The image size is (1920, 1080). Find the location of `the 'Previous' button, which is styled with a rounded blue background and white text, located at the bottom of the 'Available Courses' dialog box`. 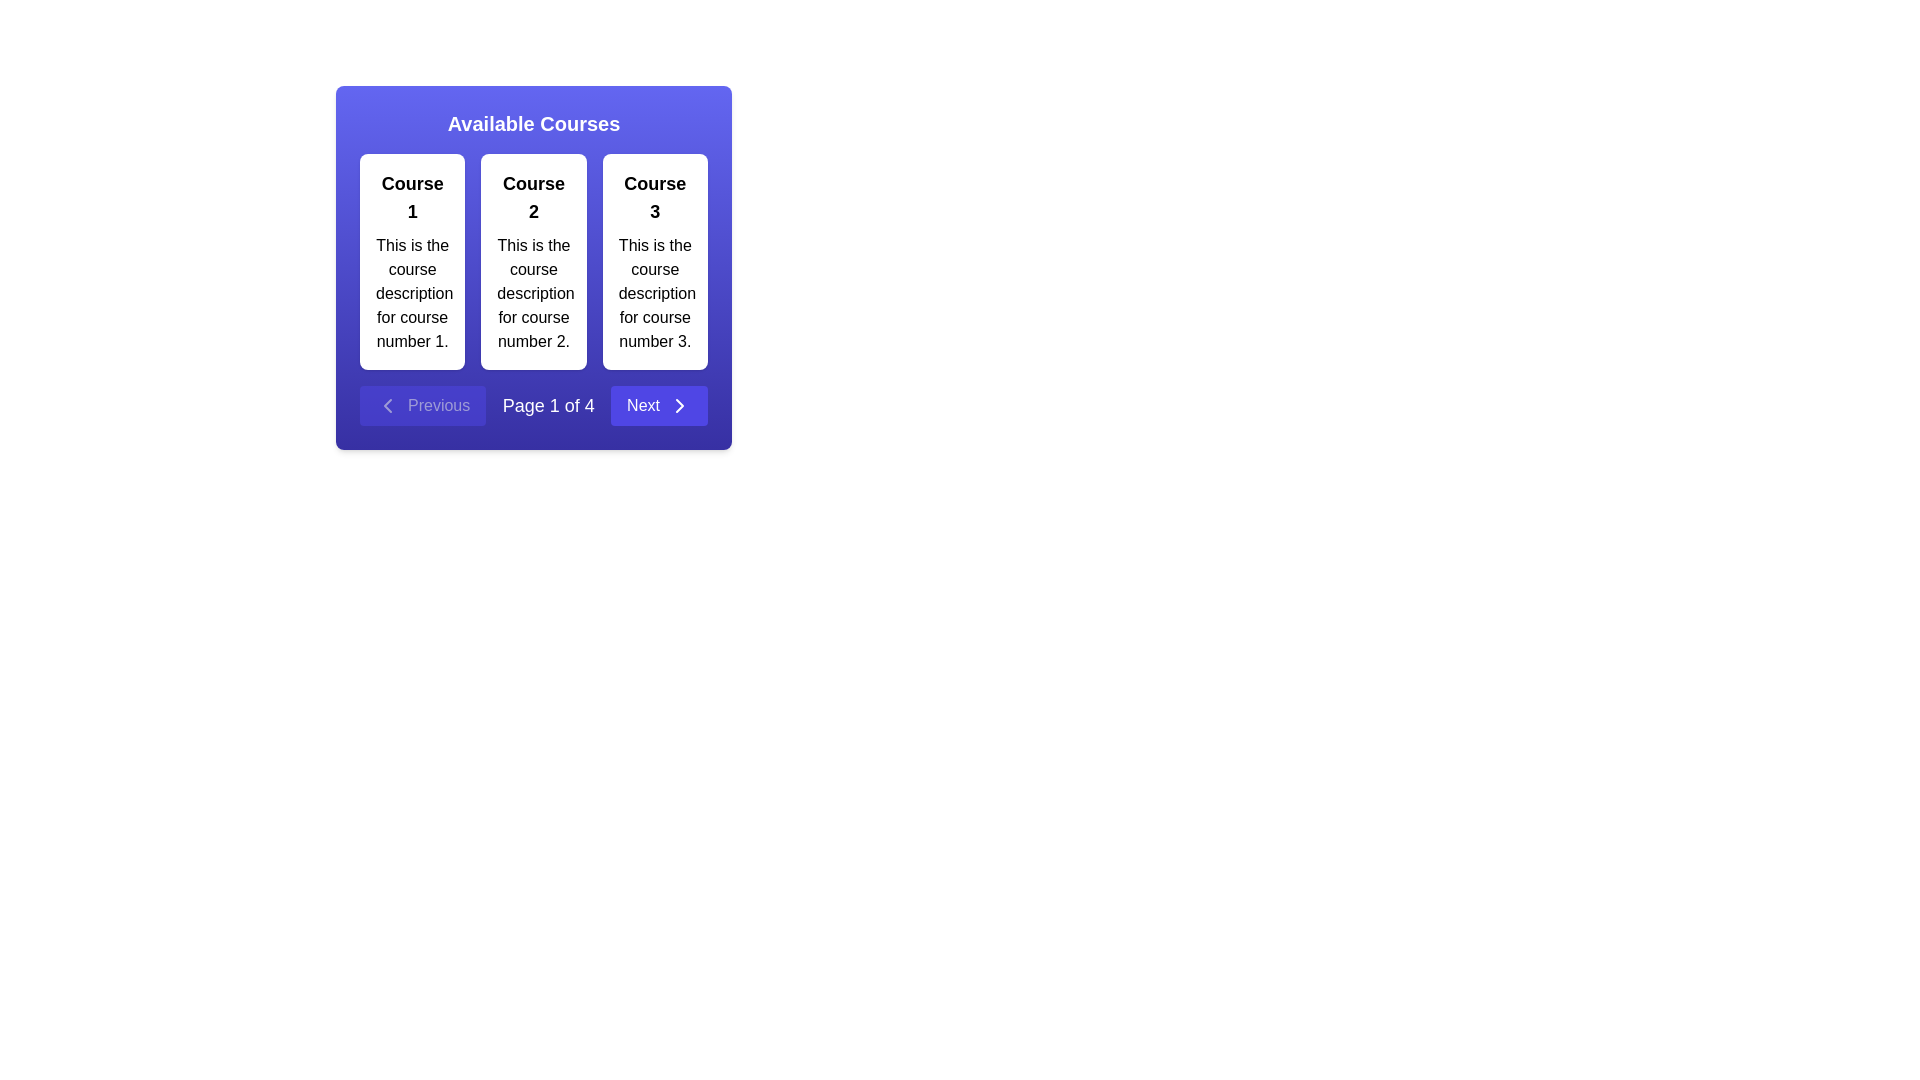

the 'Previous' button, which is styled with a rounded blue background and white text, located at the bottom of the 'Available Courses' dialog box is located at coordinates (422, 405).